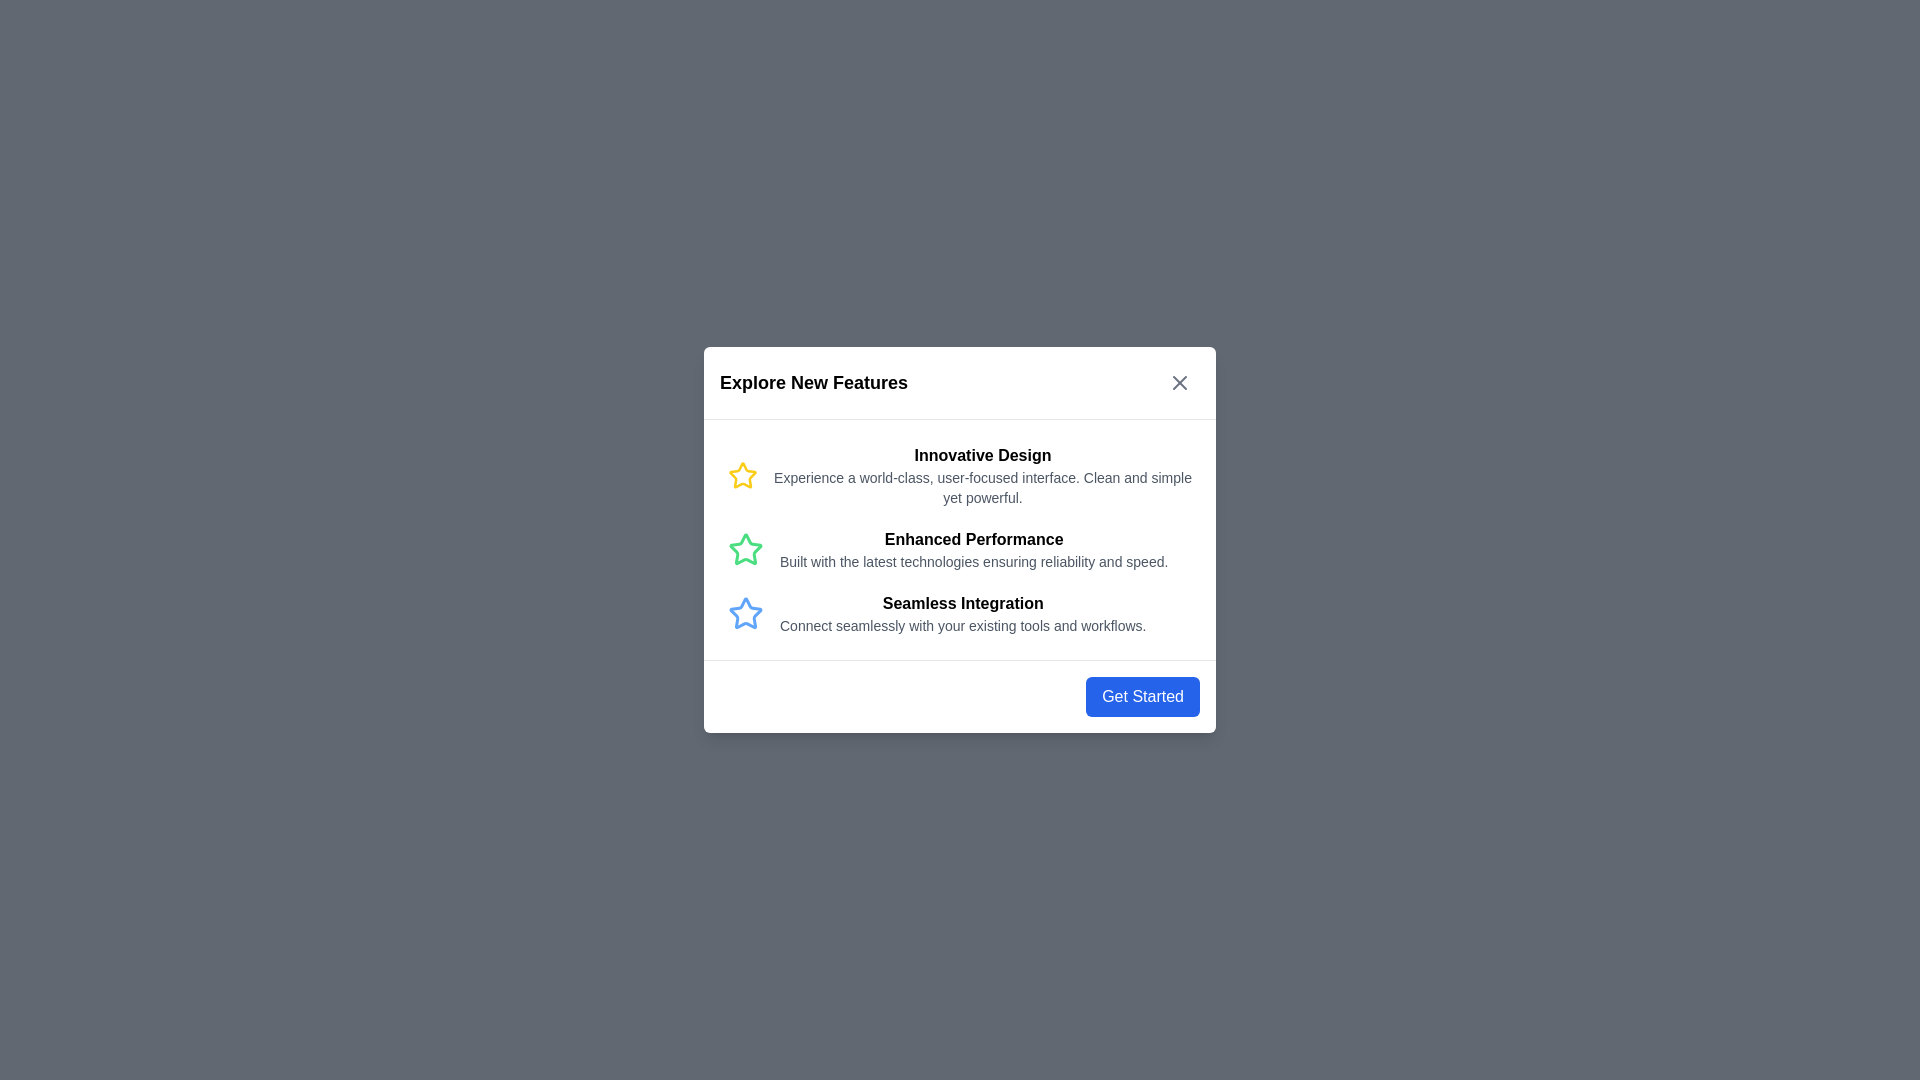  I want to click on the text label 'Innovative Design' styled in bold black font within the dialog box titled 'Explore New Features', so click(983, 455).